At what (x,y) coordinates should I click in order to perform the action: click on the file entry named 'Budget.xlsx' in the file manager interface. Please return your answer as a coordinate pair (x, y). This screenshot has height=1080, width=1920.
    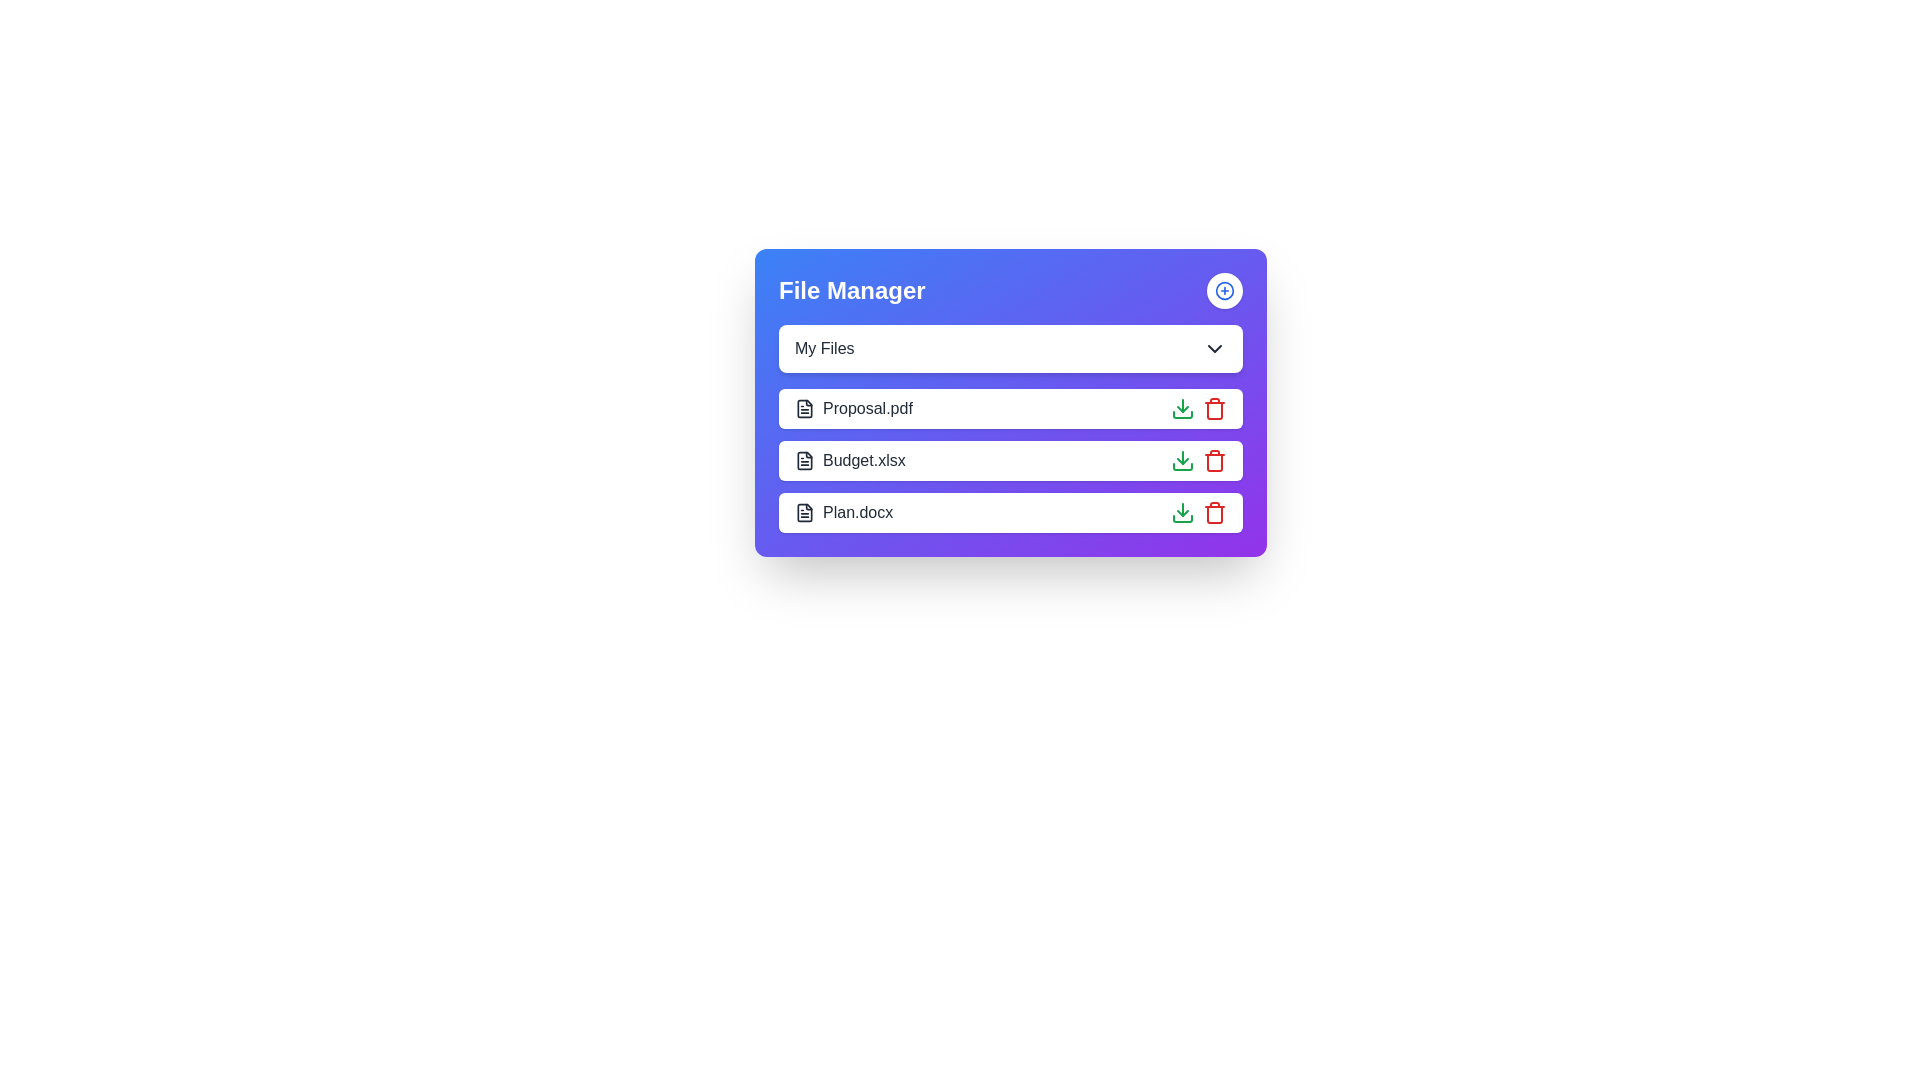
    Looking at the image, I should click on (1011, 461).